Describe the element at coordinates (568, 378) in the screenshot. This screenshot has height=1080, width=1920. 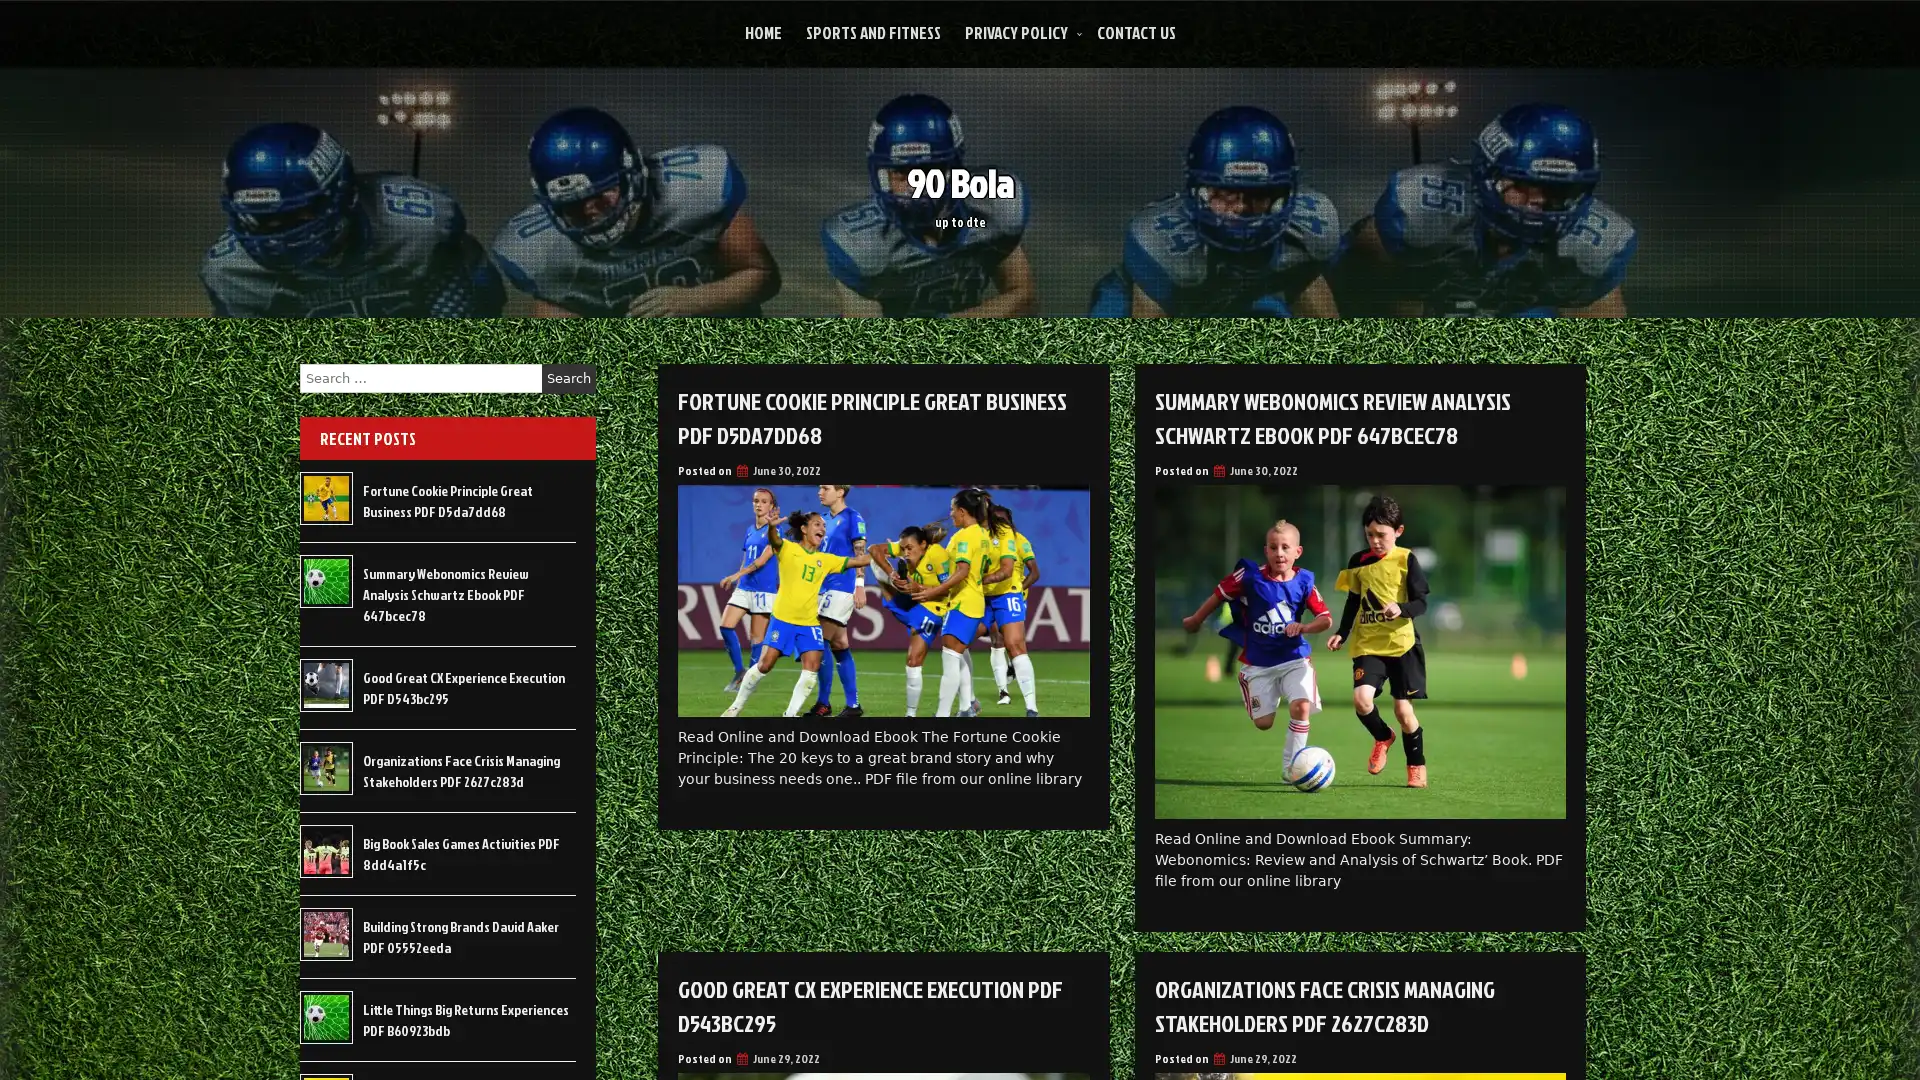
I see `Search` at that location.